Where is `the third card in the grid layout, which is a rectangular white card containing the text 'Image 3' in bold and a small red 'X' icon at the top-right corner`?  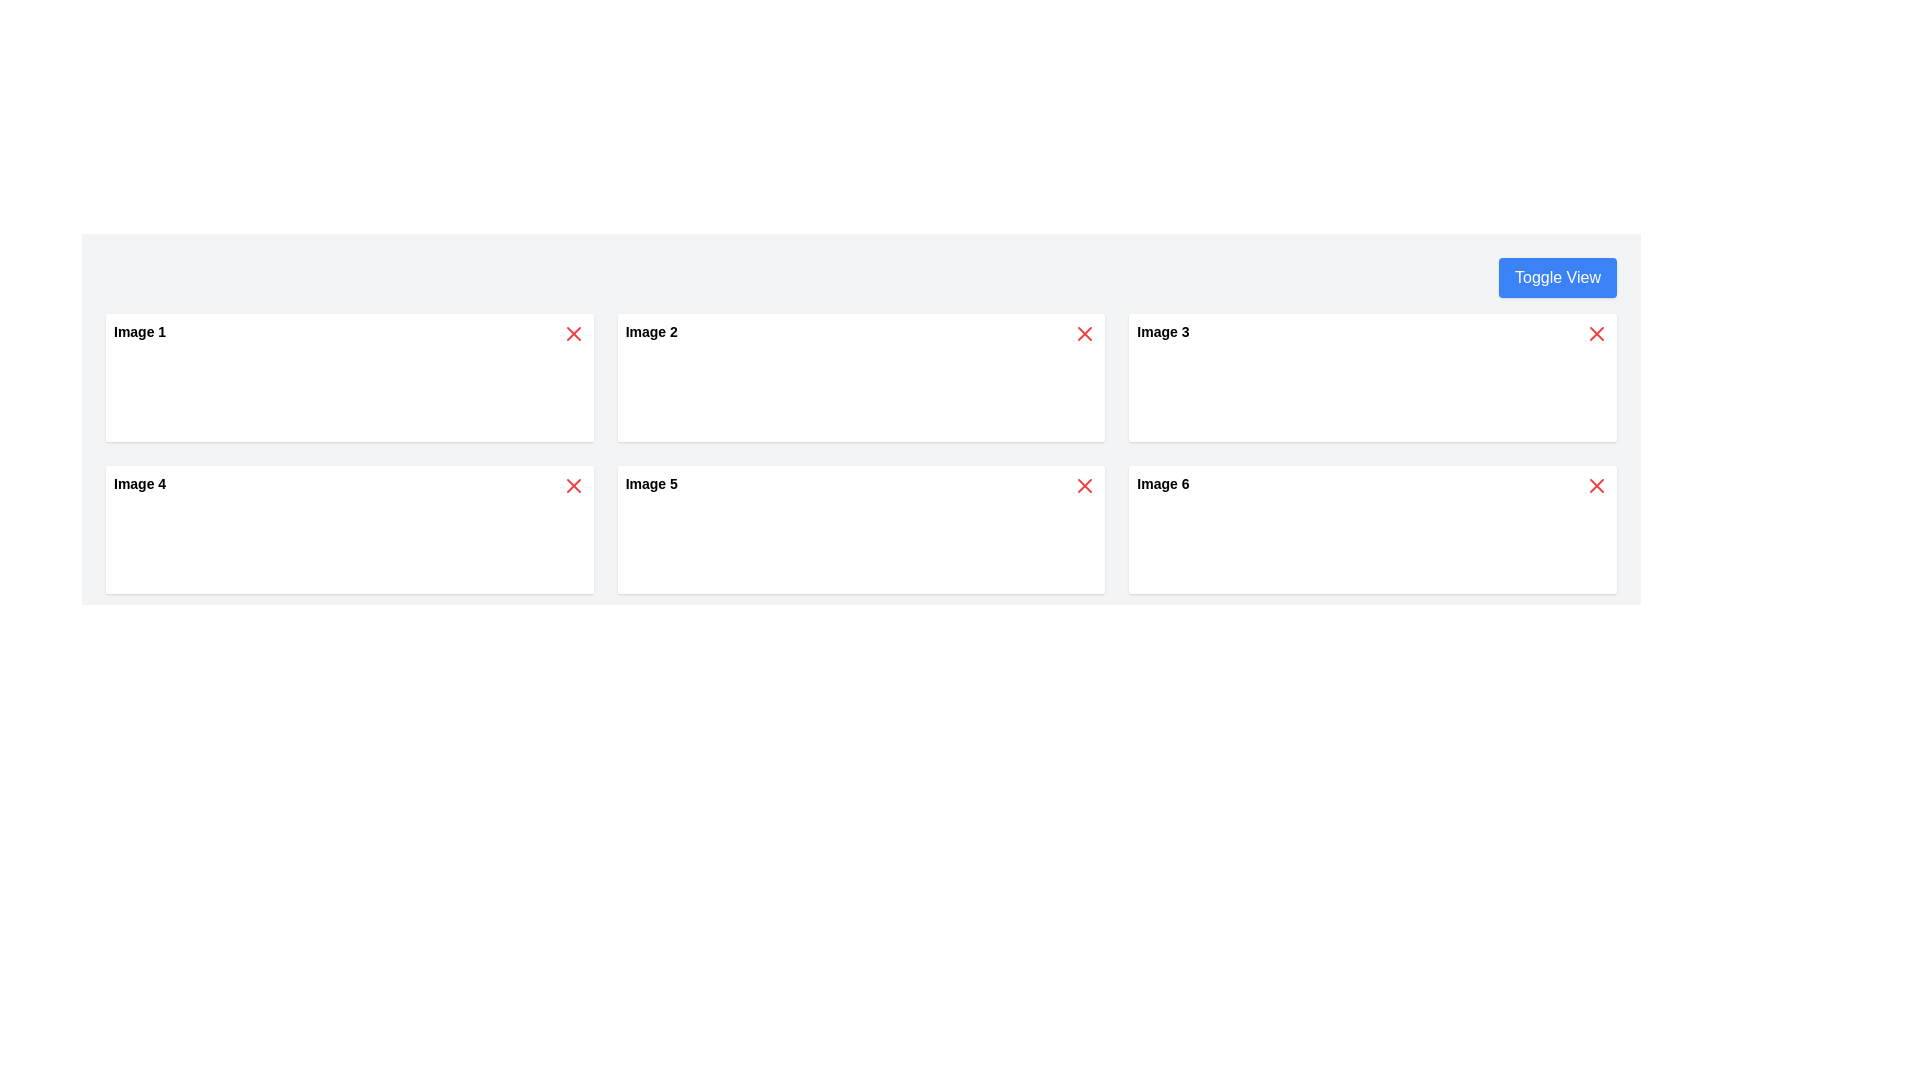 the third card in the grid layout, which is a rectangular white card containing the text 'Image 3' in bold and a small red 'X' icon at the top-right corner is located at coordinates (1372, 378).